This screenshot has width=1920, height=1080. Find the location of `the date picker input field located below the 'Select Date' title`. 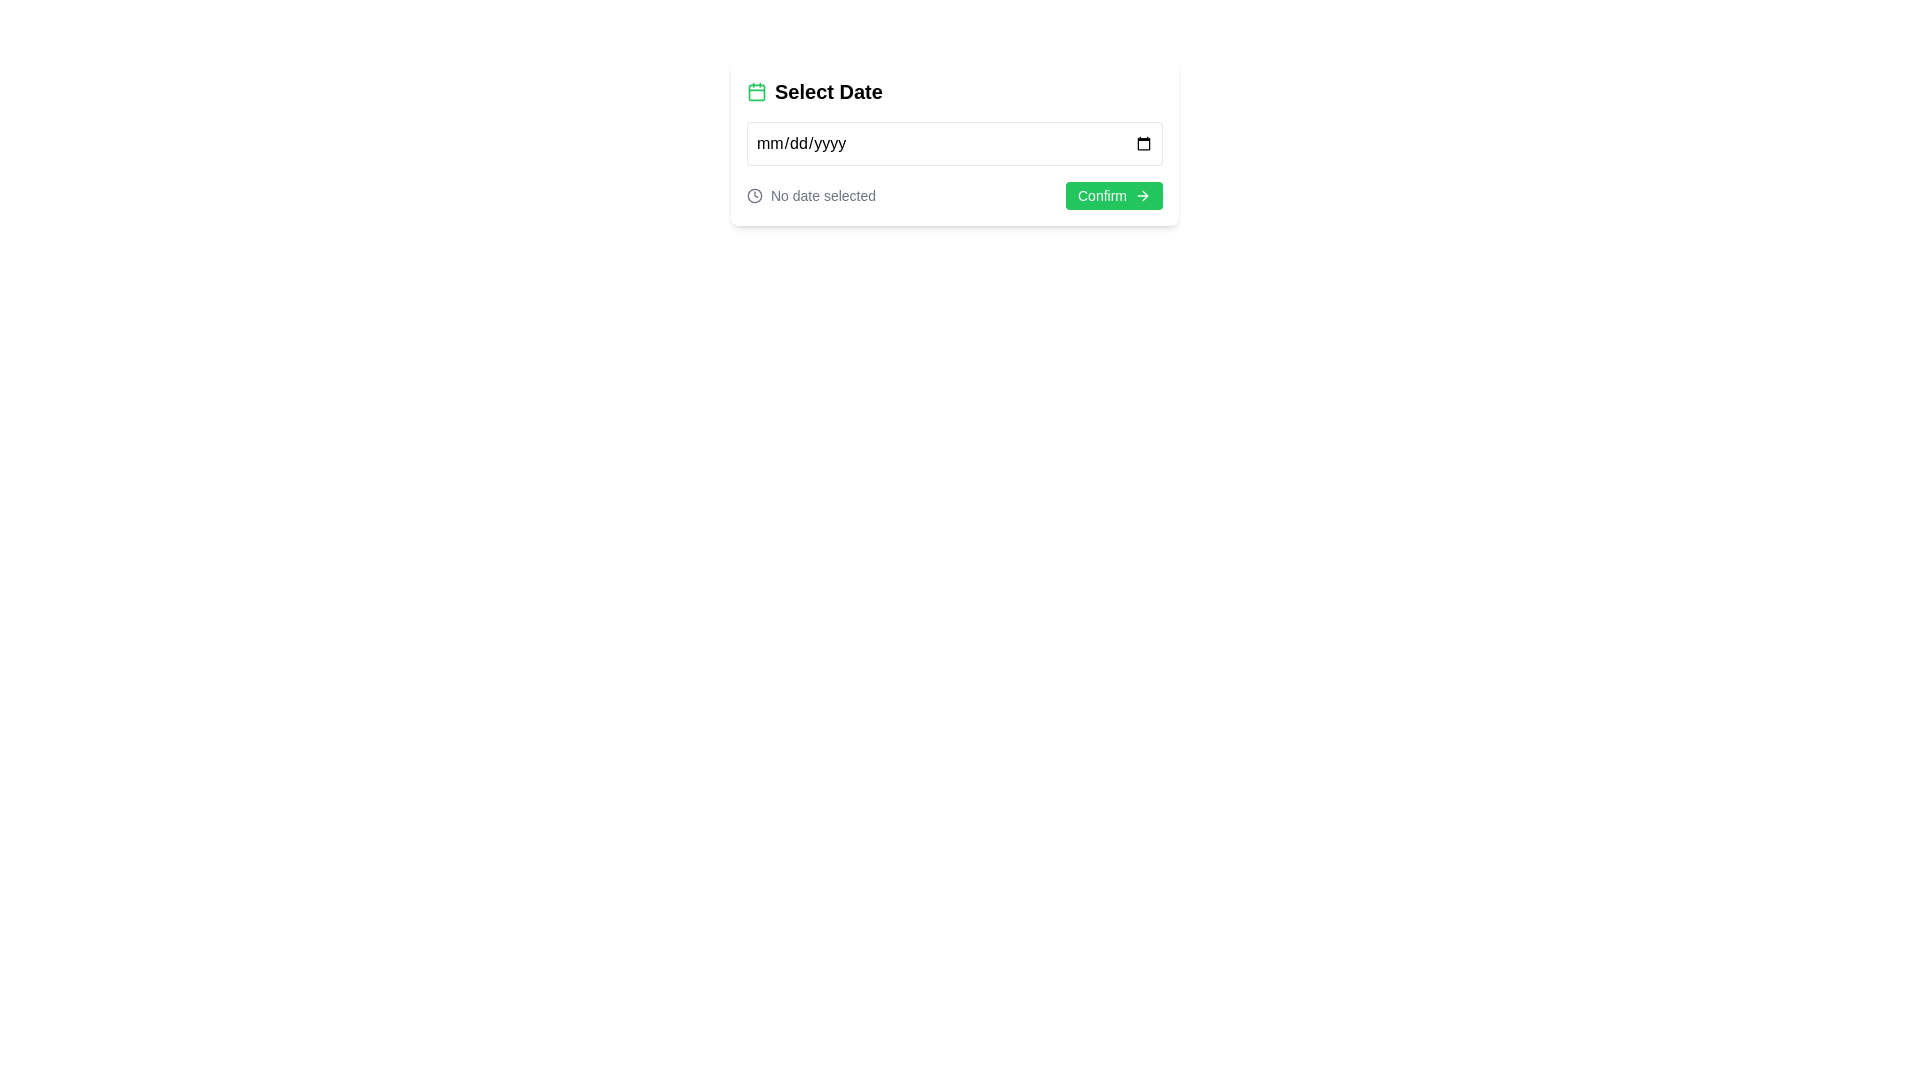

the date picker input field located below the 'Select Date' title is located at coordinates (954, 142).